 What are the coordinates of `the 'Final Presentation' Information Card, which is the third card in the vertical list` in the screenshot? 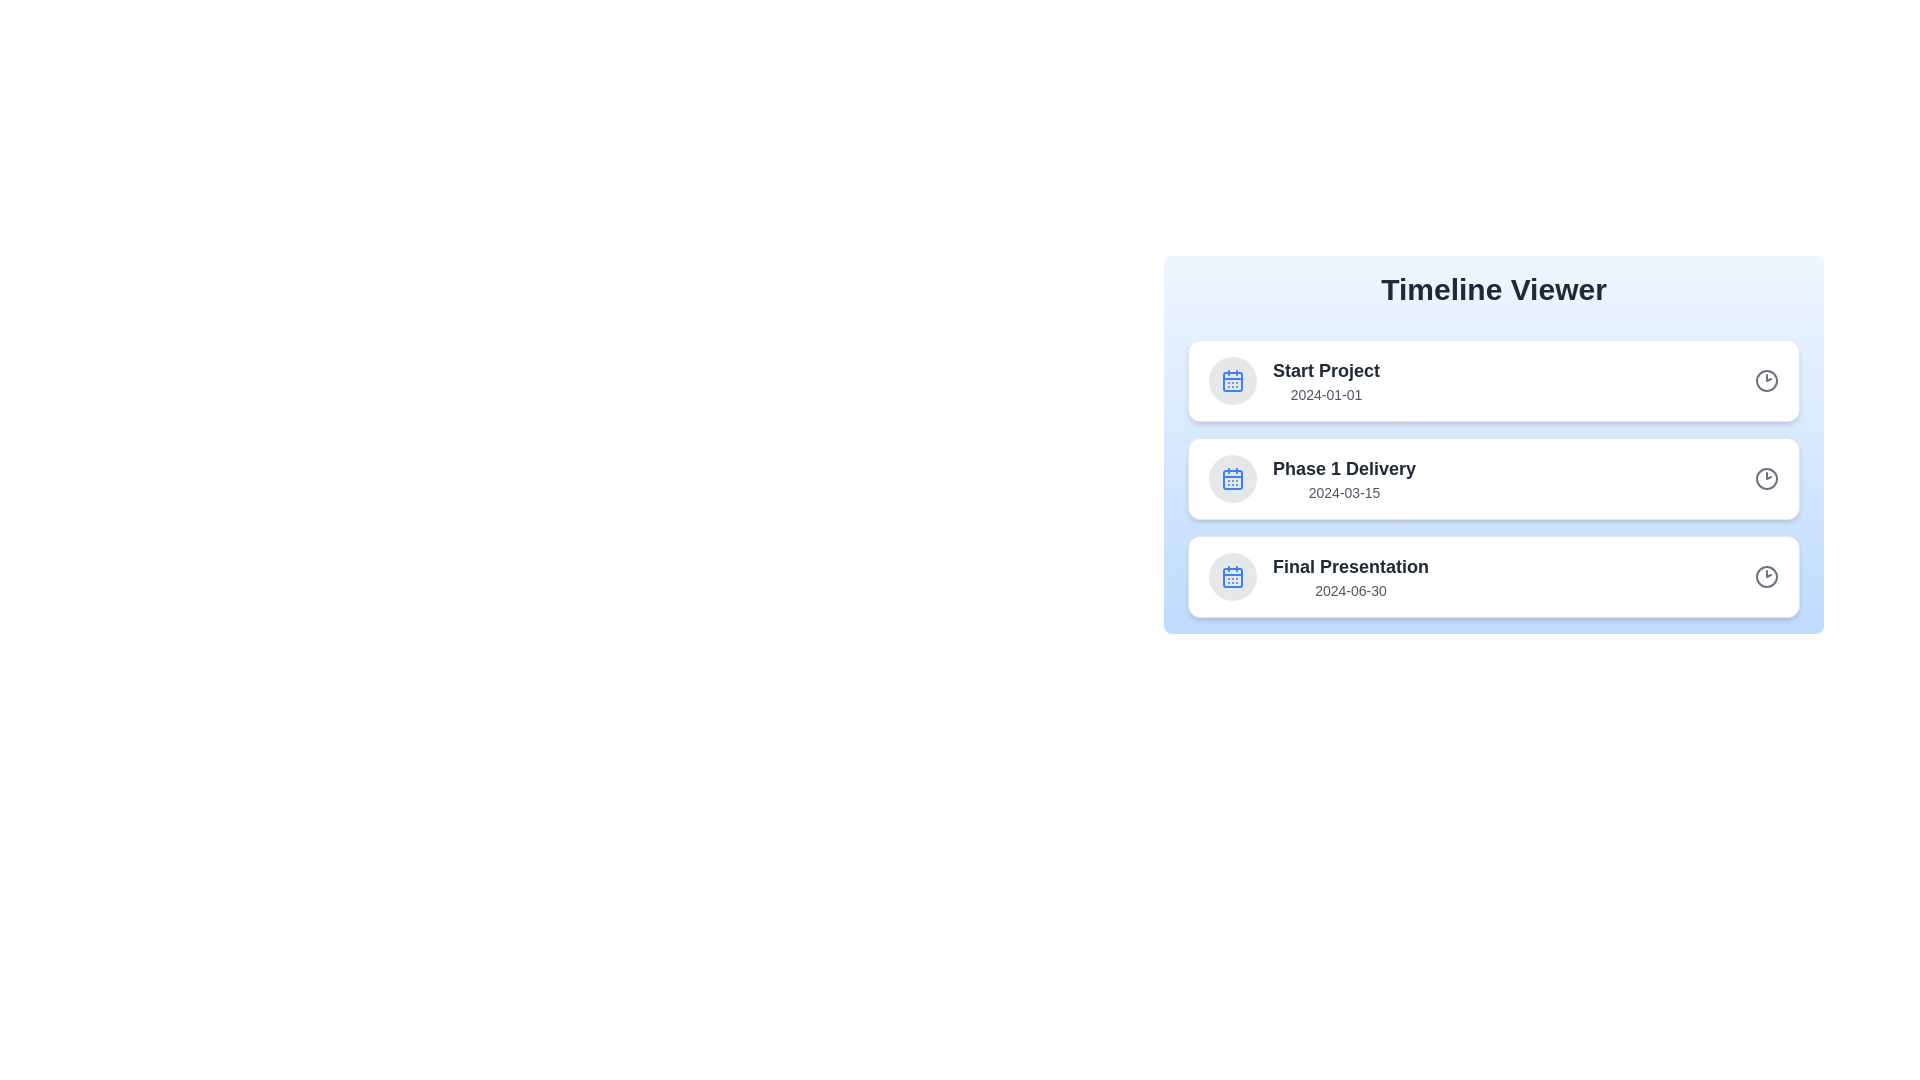 It's located at (1493, 577).